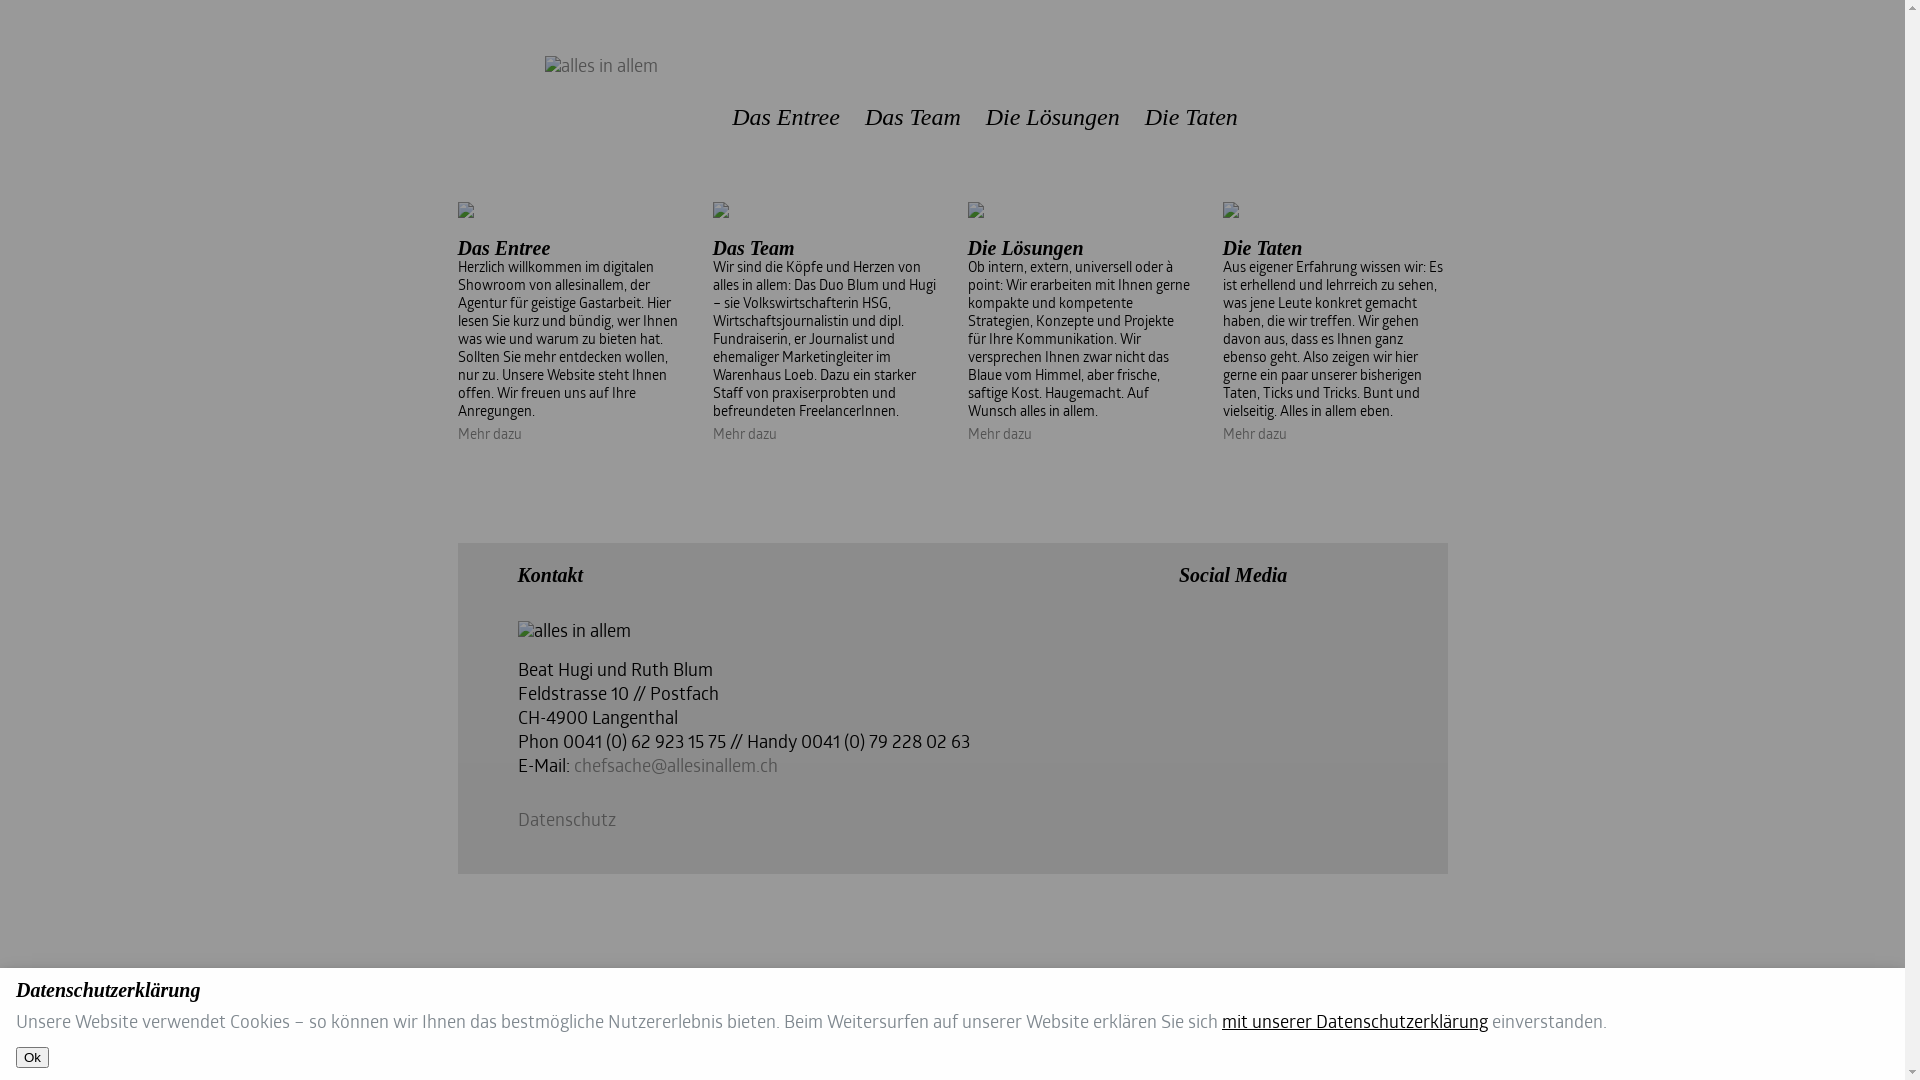 This screenshot has width=1920, height=1080. I want to click on 'Datenschutz', so click(518, 821).